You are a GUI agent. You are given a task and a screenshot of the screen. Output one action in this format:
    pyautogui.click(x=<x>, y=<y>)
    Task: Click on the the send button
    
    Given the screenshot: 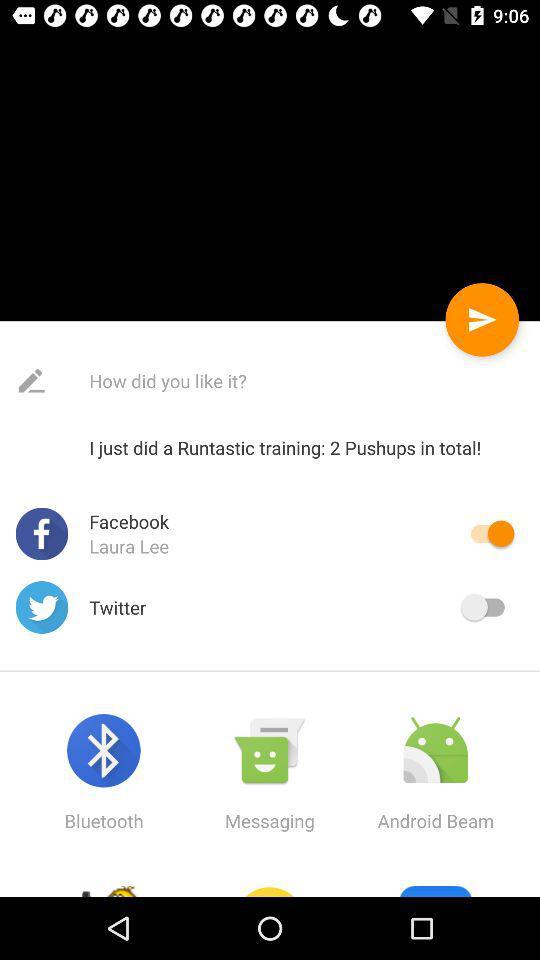 What is the action you would take?
    pyautogui.click(x=481, y=319)
    